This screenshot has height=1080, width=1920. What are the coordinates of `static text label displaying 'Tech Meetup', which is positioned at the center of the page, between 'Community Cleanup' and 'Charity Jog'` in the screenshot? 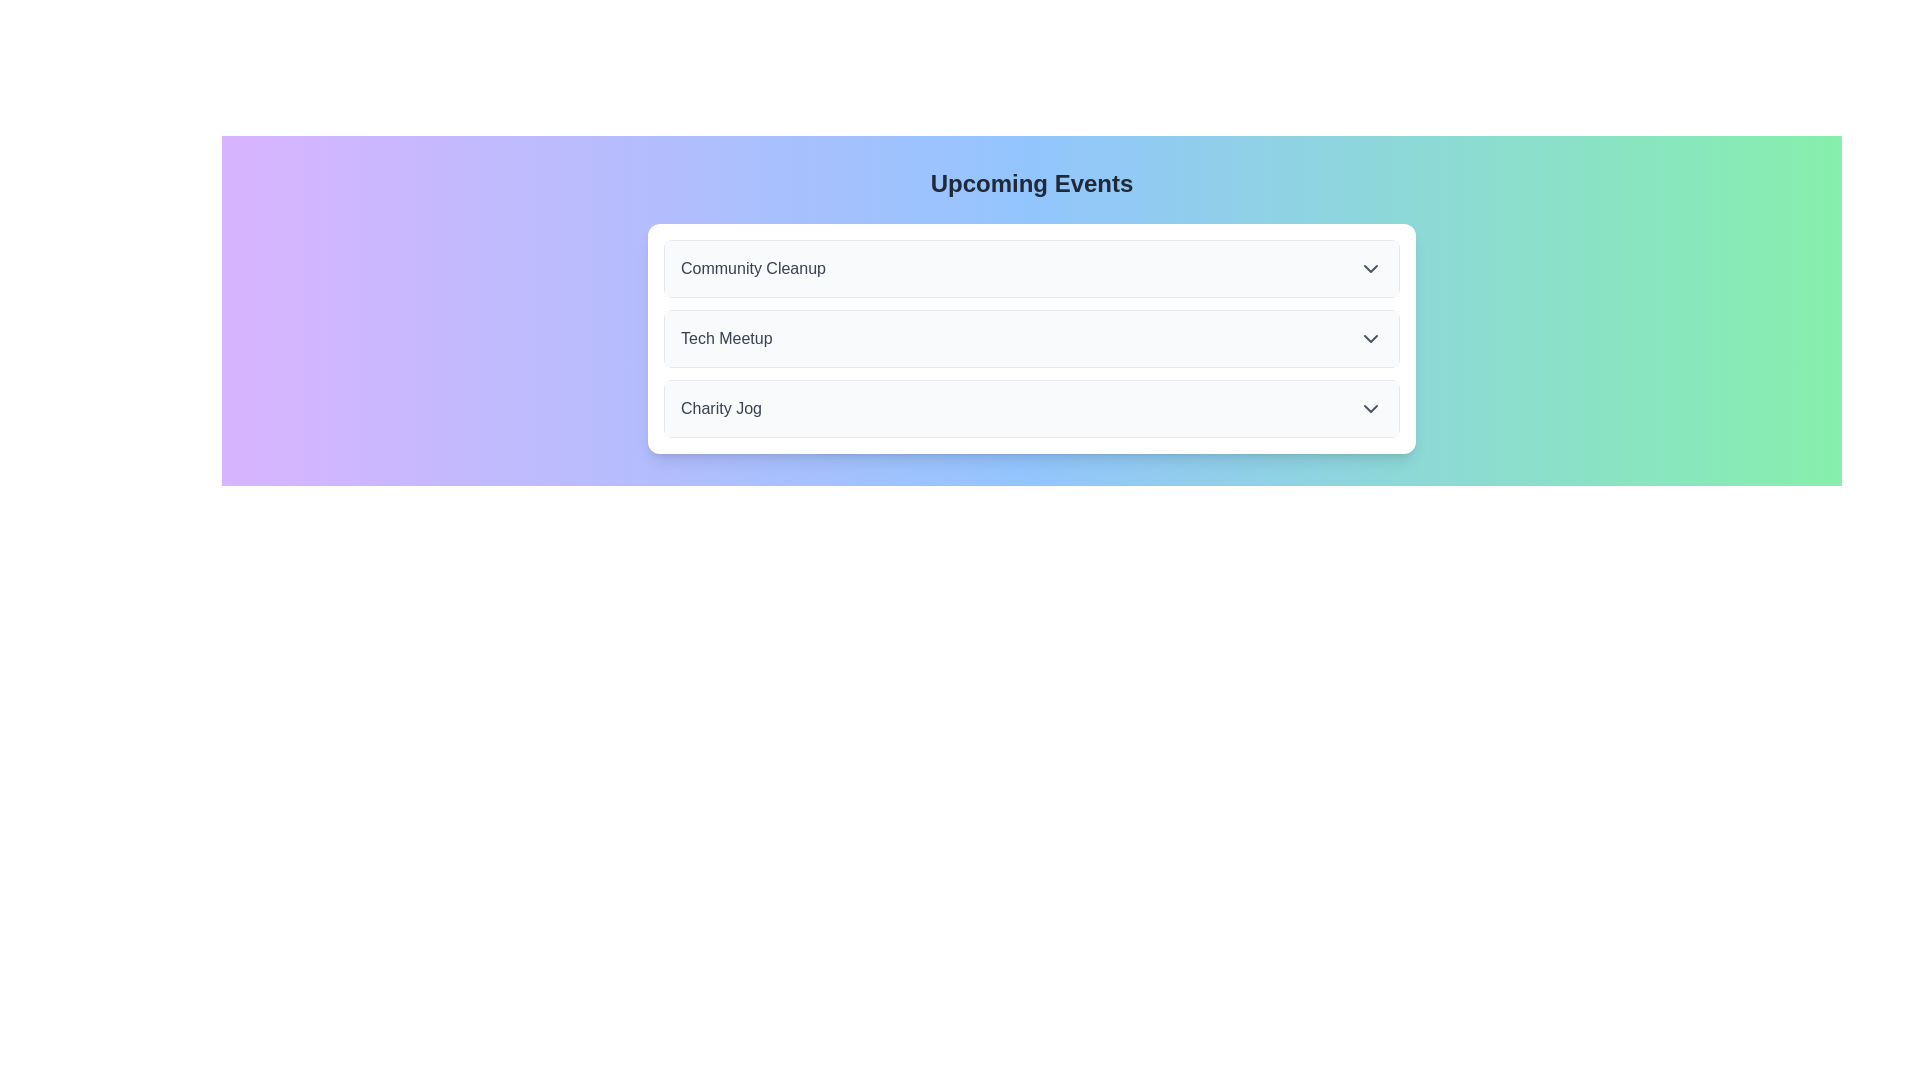 It's located at (725, 338).